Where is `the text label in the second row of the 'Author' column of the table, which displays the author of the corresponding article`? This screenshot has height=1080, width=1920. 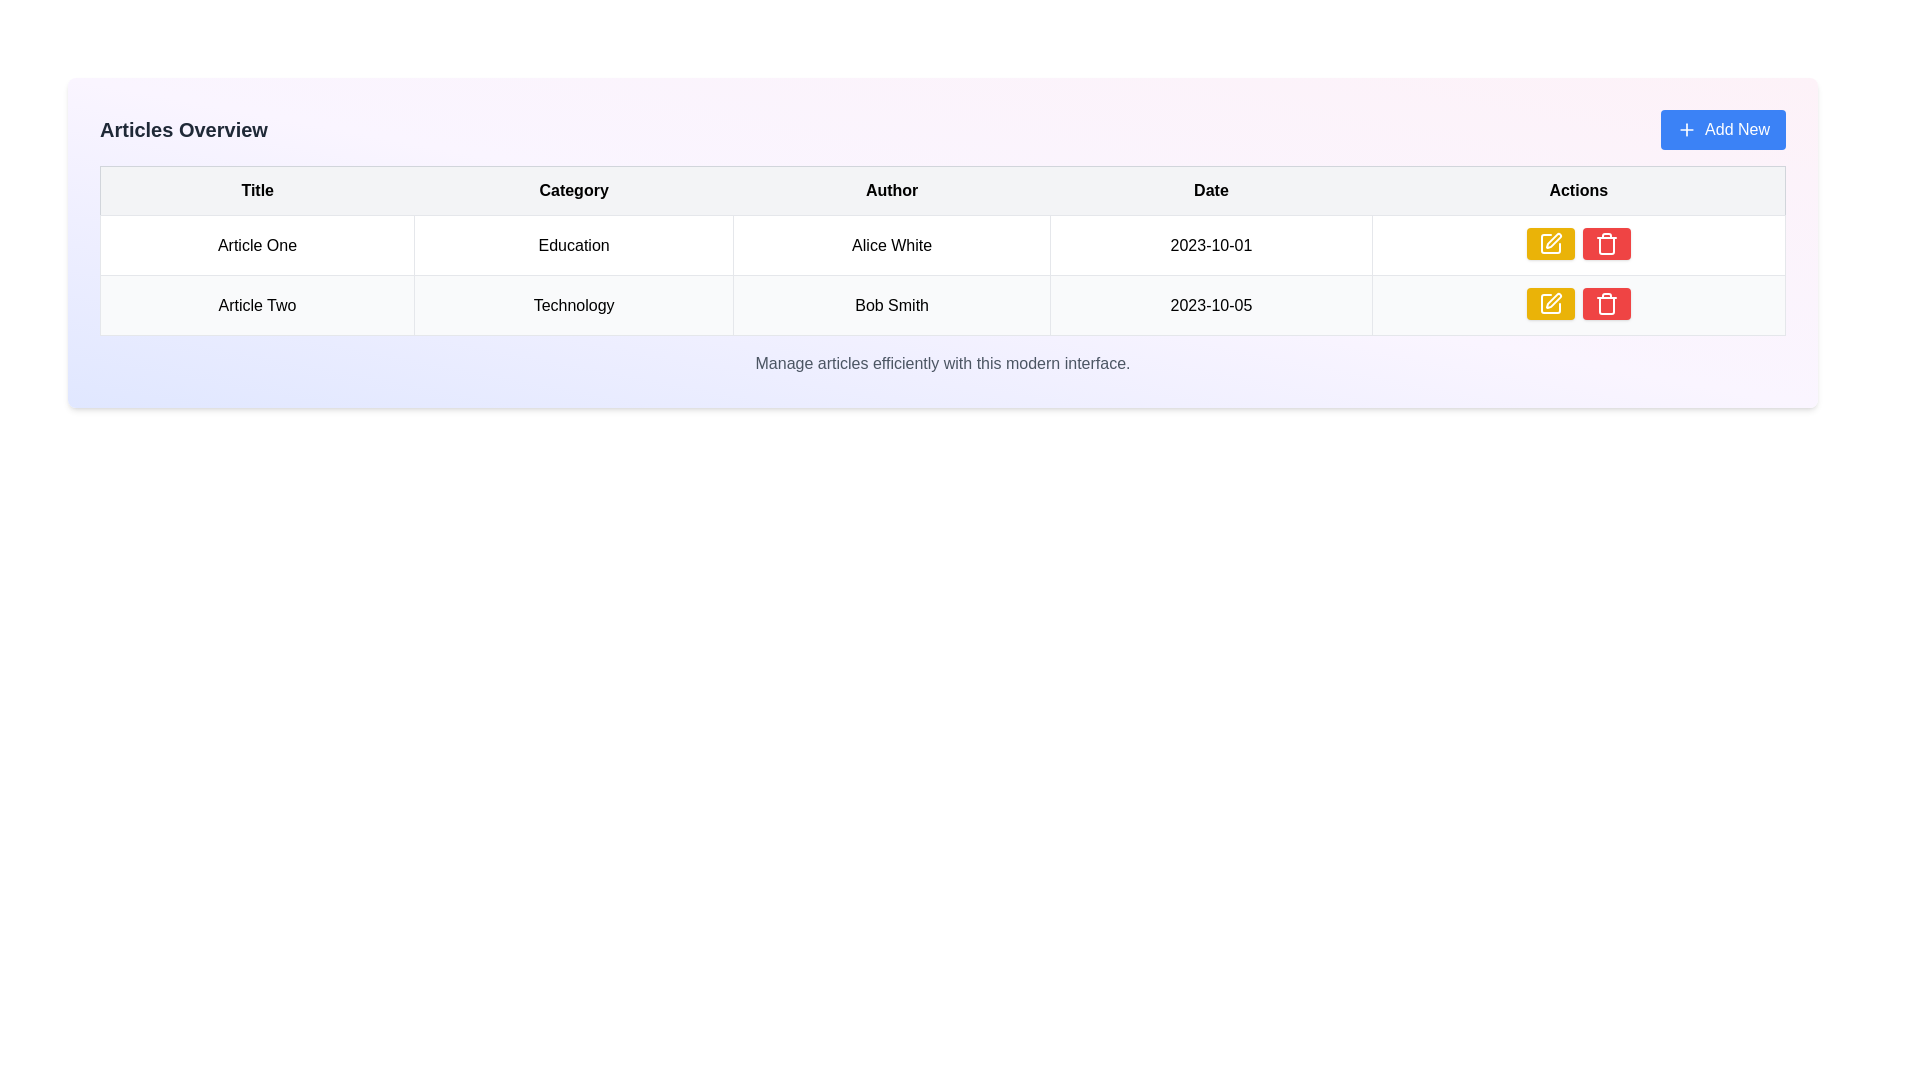
the text label in the second row of the 'Author' column of the table, which displays the author of the corresponding article is located at coordinates (891, 305).